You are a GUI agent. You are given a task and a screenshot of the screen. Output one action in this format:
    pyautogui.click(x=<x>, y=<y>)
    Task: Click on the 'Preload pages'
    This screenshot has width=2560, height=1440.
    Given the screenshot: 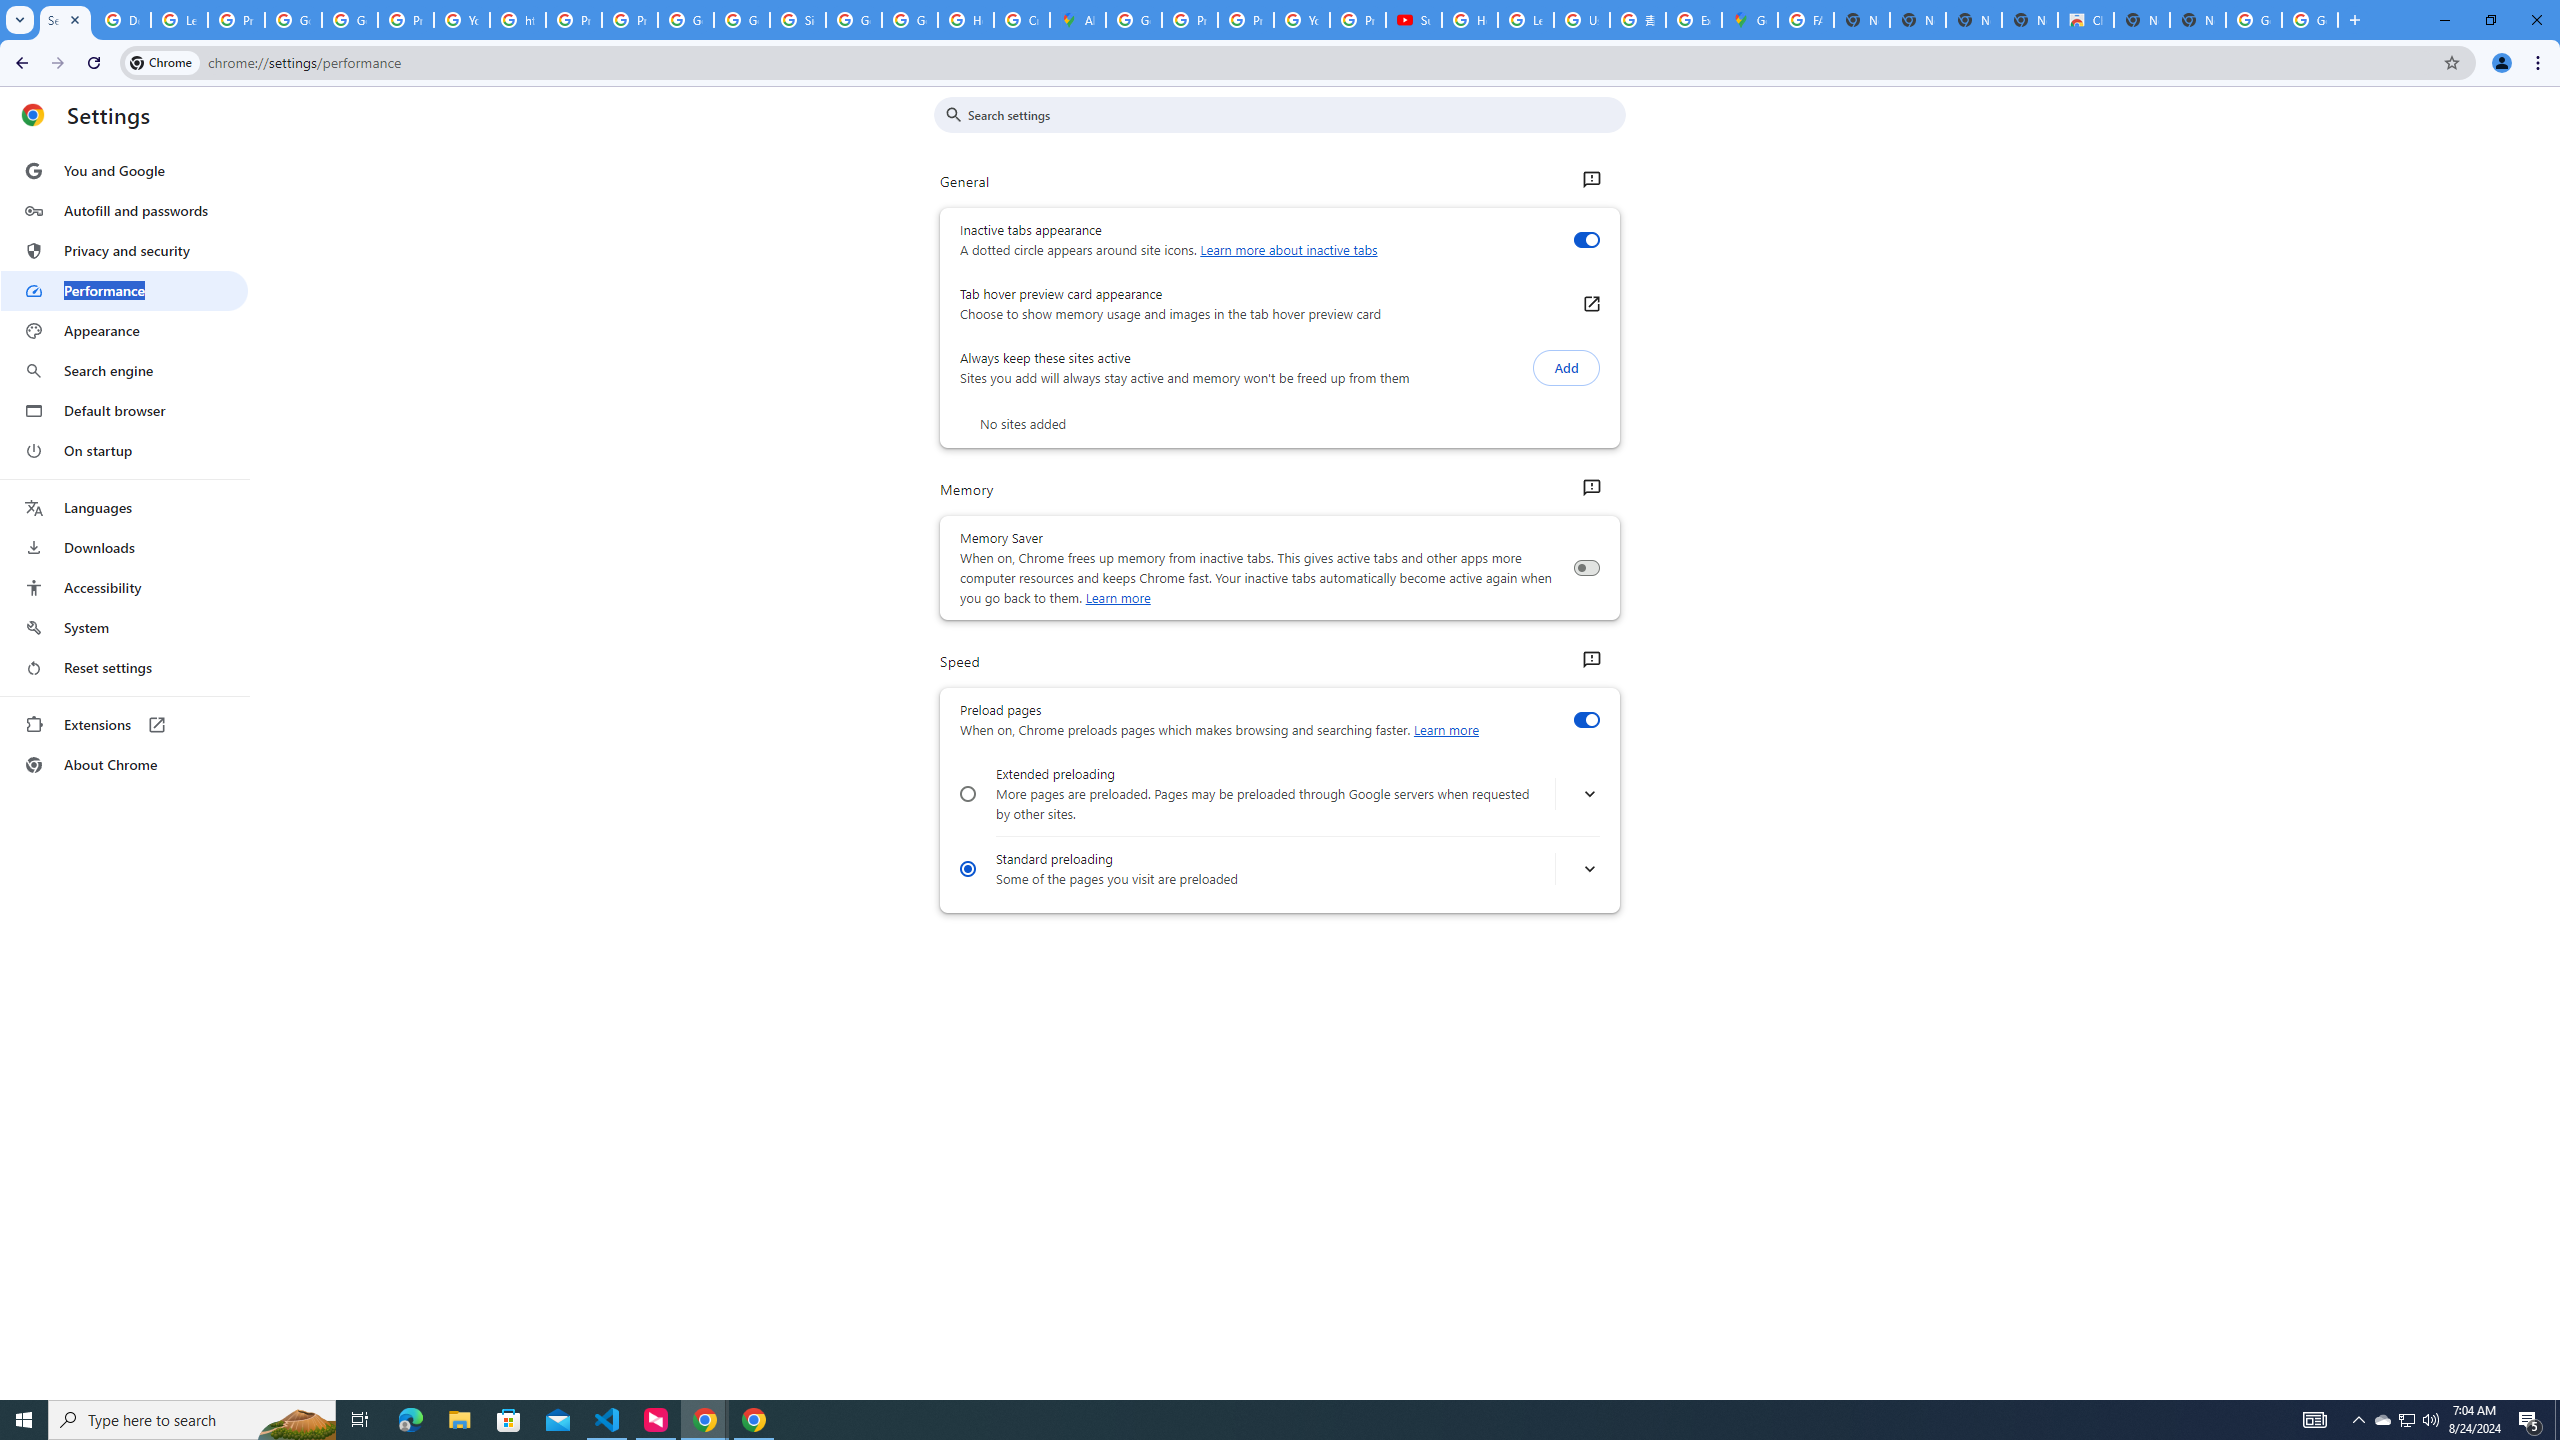 What is the action you would take?
    pyautogui.click(x=1585, y=720)
    